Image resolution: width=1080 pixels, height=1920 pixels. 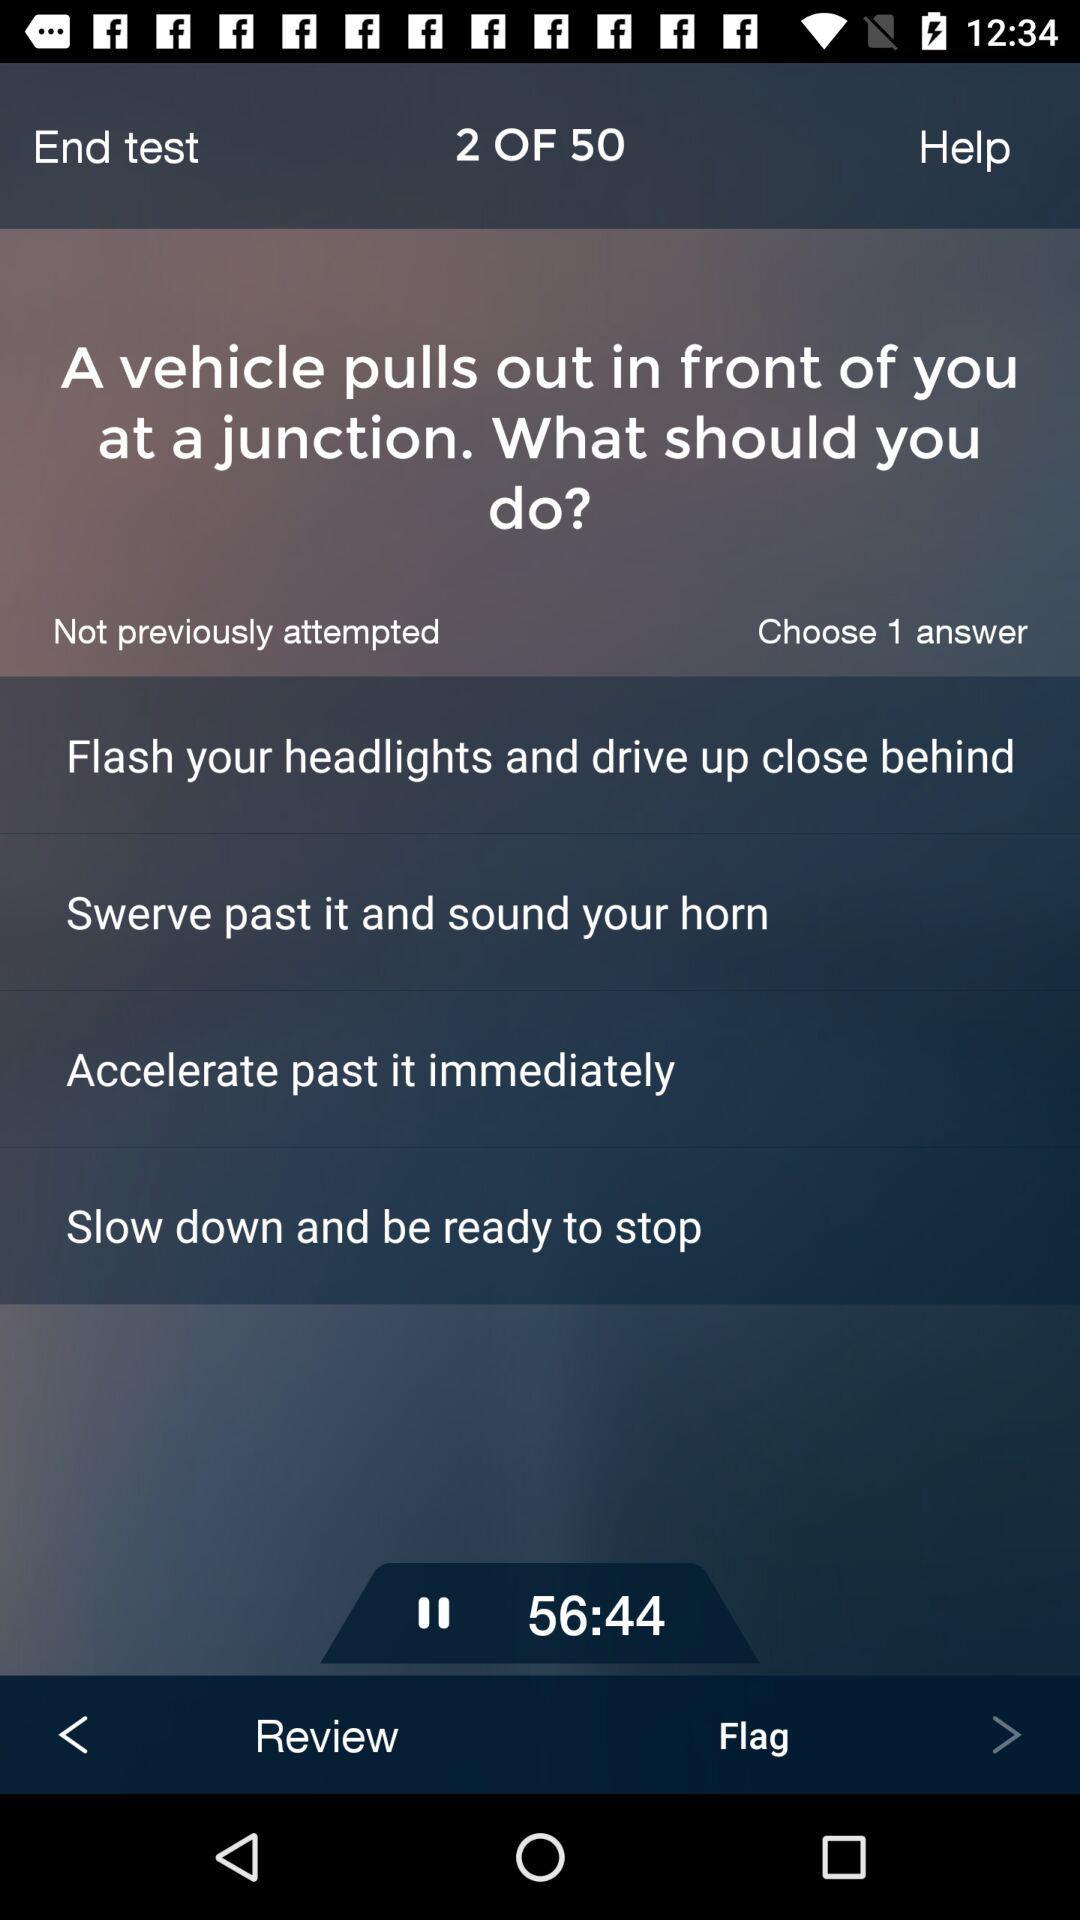 What do you see at coordinates (963, 144) in the screenshot?
I see `help icon` at bounding box center [963, 144].